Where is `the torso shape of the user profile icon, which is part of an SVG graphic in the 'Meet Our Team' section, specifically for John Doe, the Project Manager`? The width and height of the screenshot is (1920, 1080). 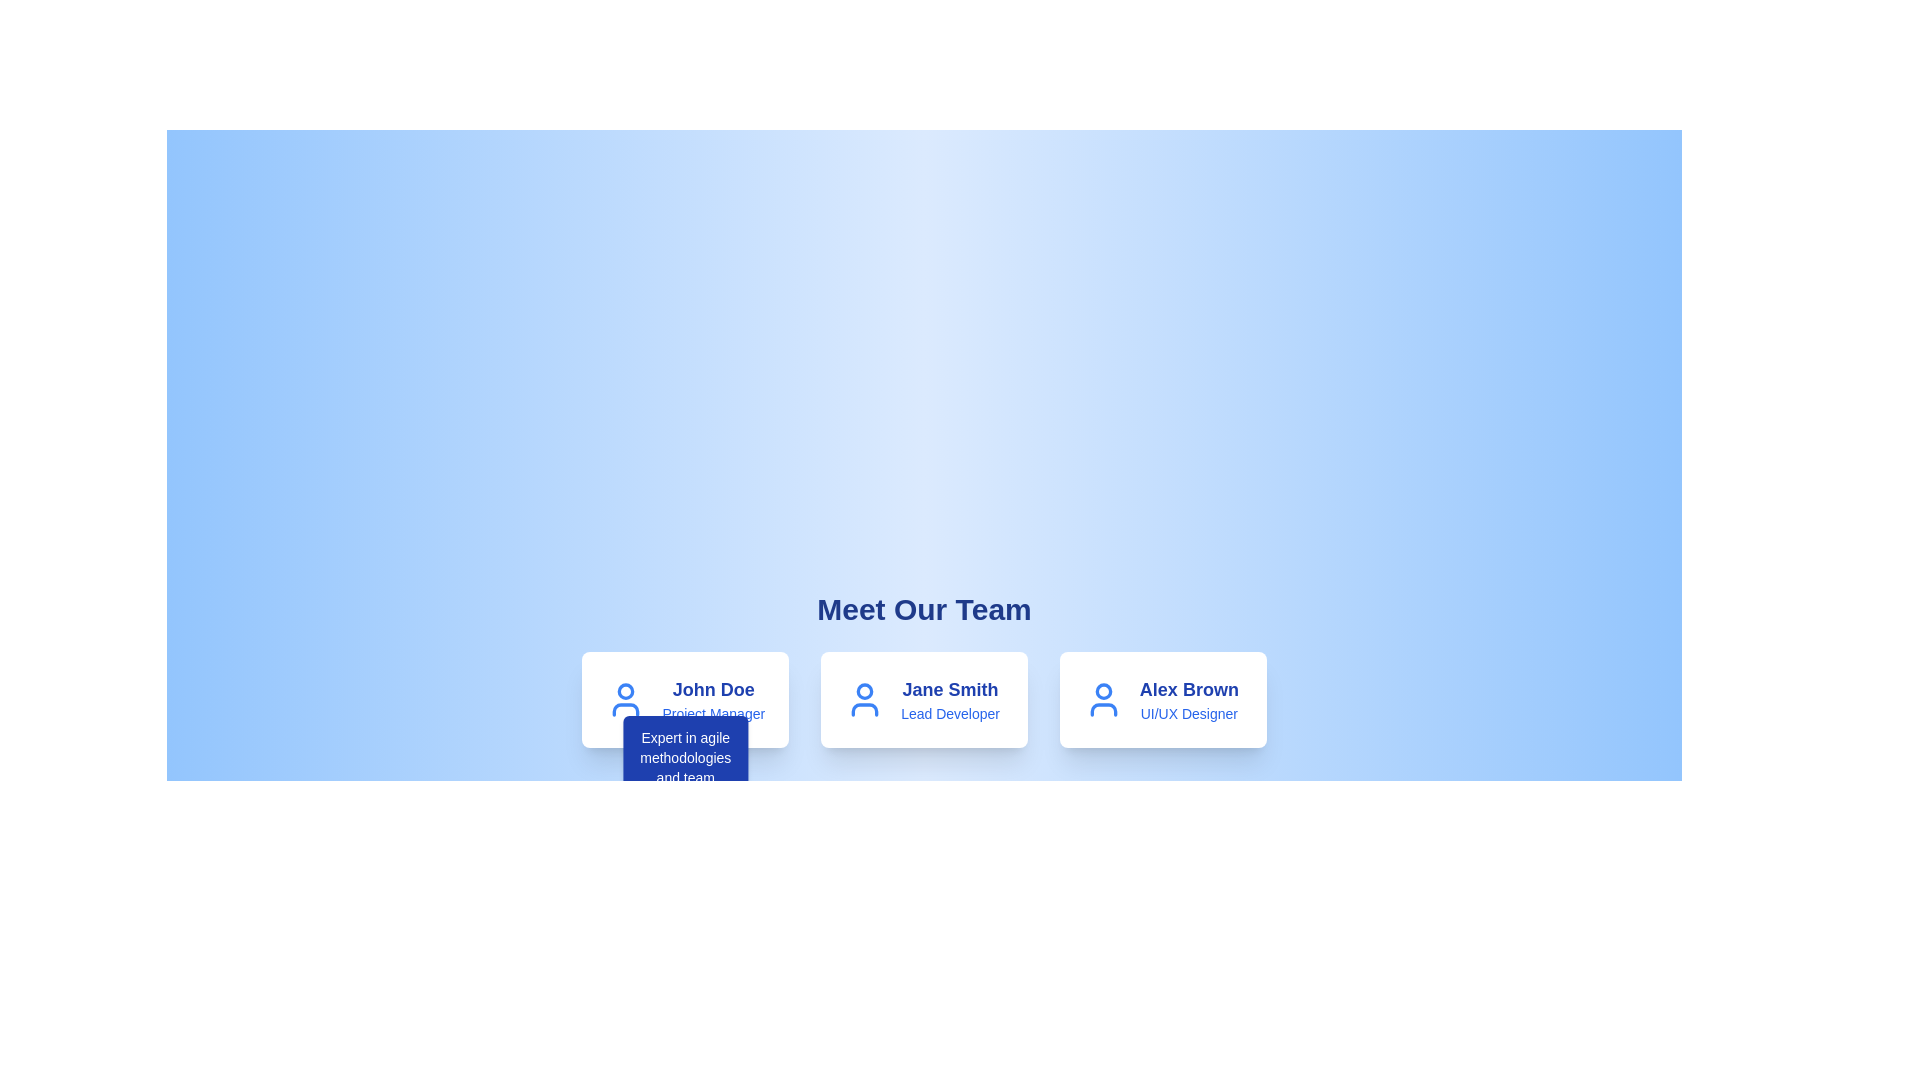
the torso shape of the user profile icon, which is part of an SVG graphic in the 'Meet Our Team' section, specifically for John Doe, the Project Manager is located at coordinates (865, 708).